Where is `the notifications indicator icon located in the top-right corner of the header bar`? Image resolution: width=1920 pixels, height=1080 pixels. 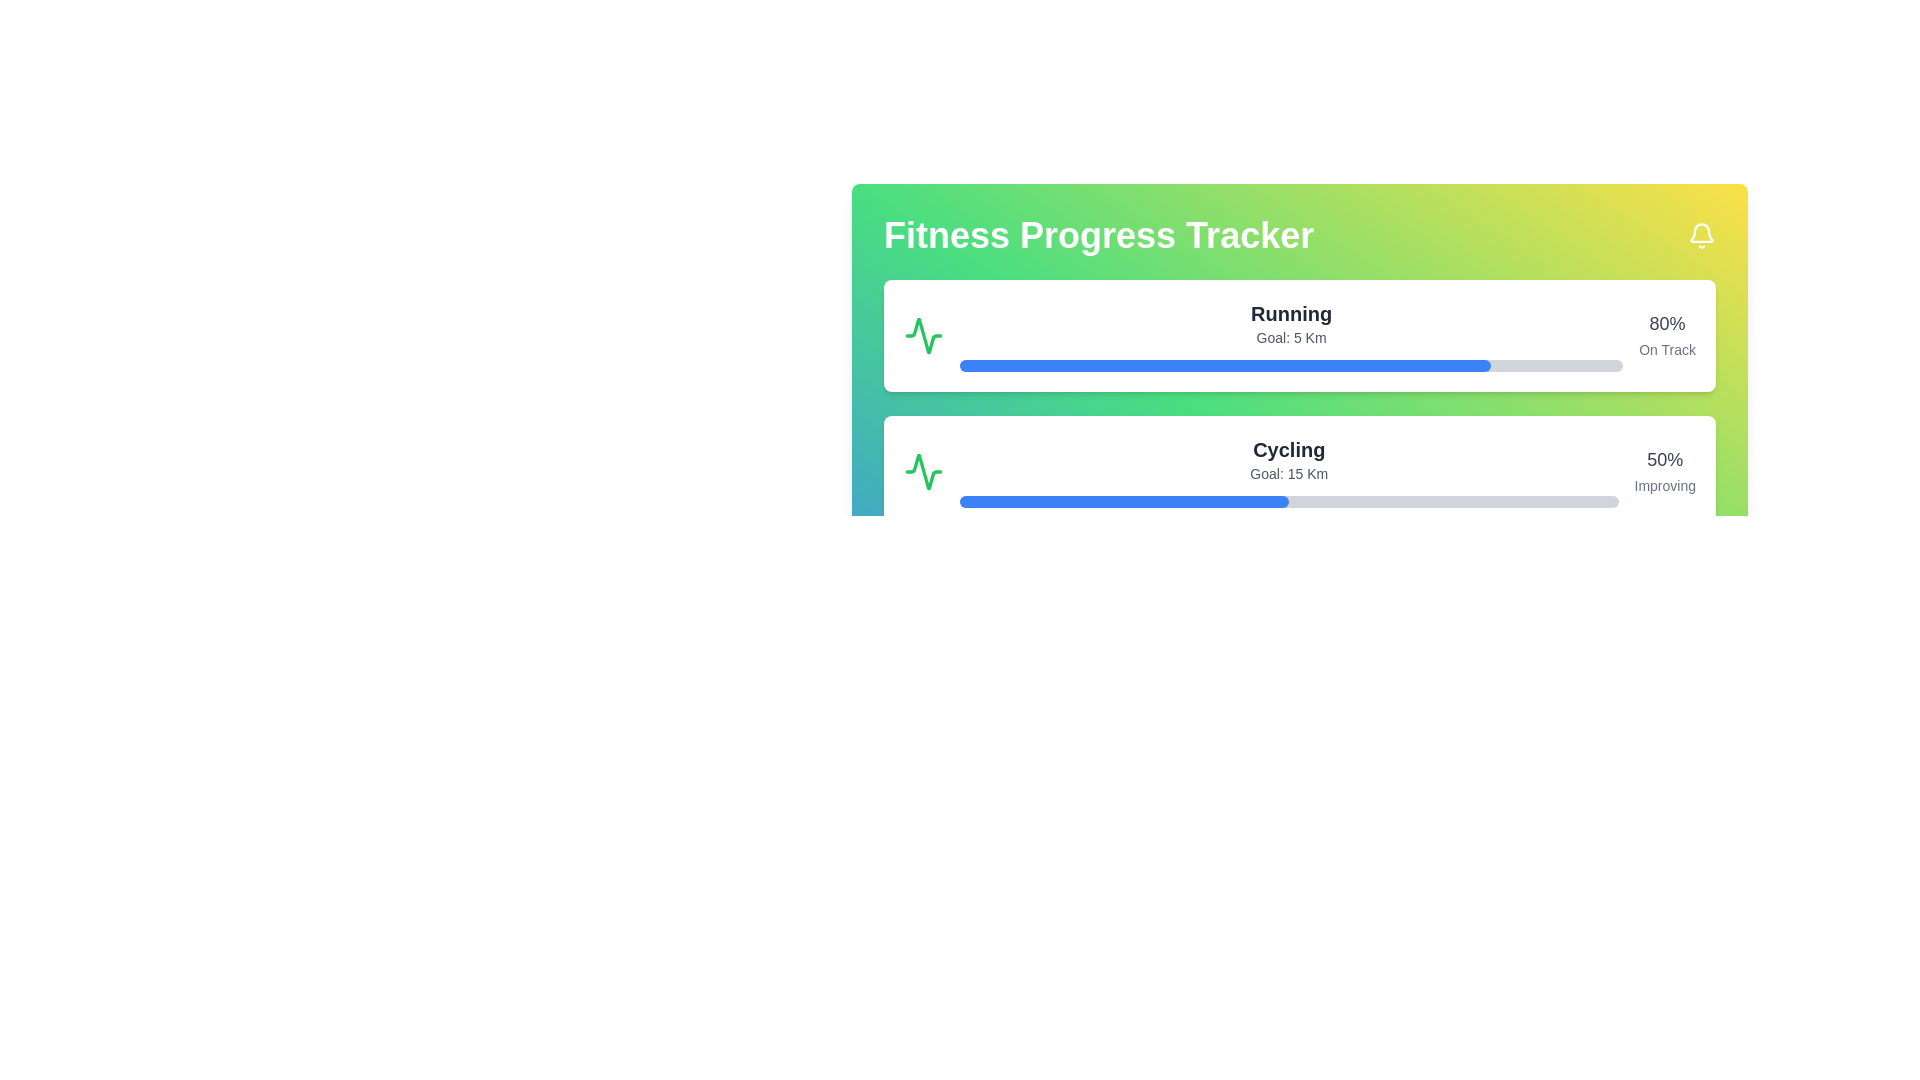
the notifications indicator icon located in the top-right corner of the header bar is located at coordinates (1701, 234).